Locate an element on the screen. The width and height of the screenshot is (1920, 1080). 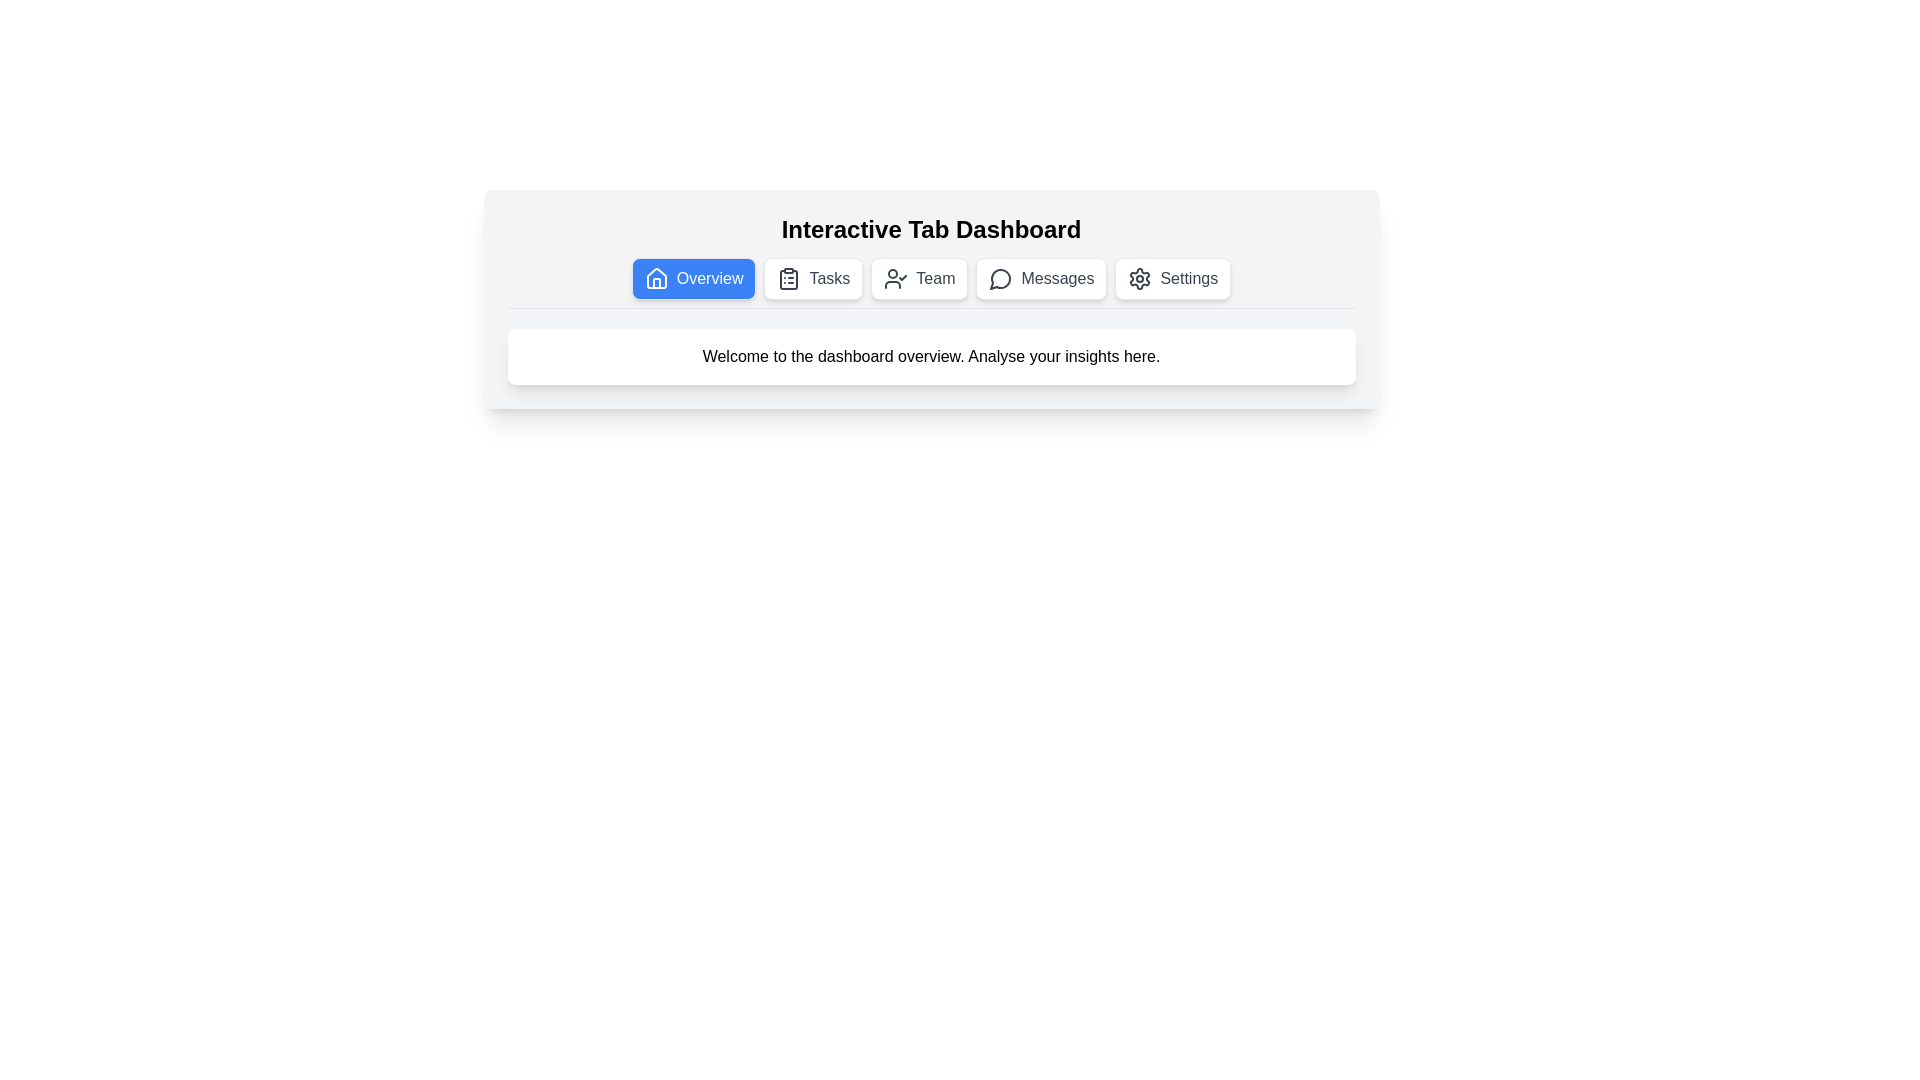
the 'Overview' button is located at coordinates (694, 278).